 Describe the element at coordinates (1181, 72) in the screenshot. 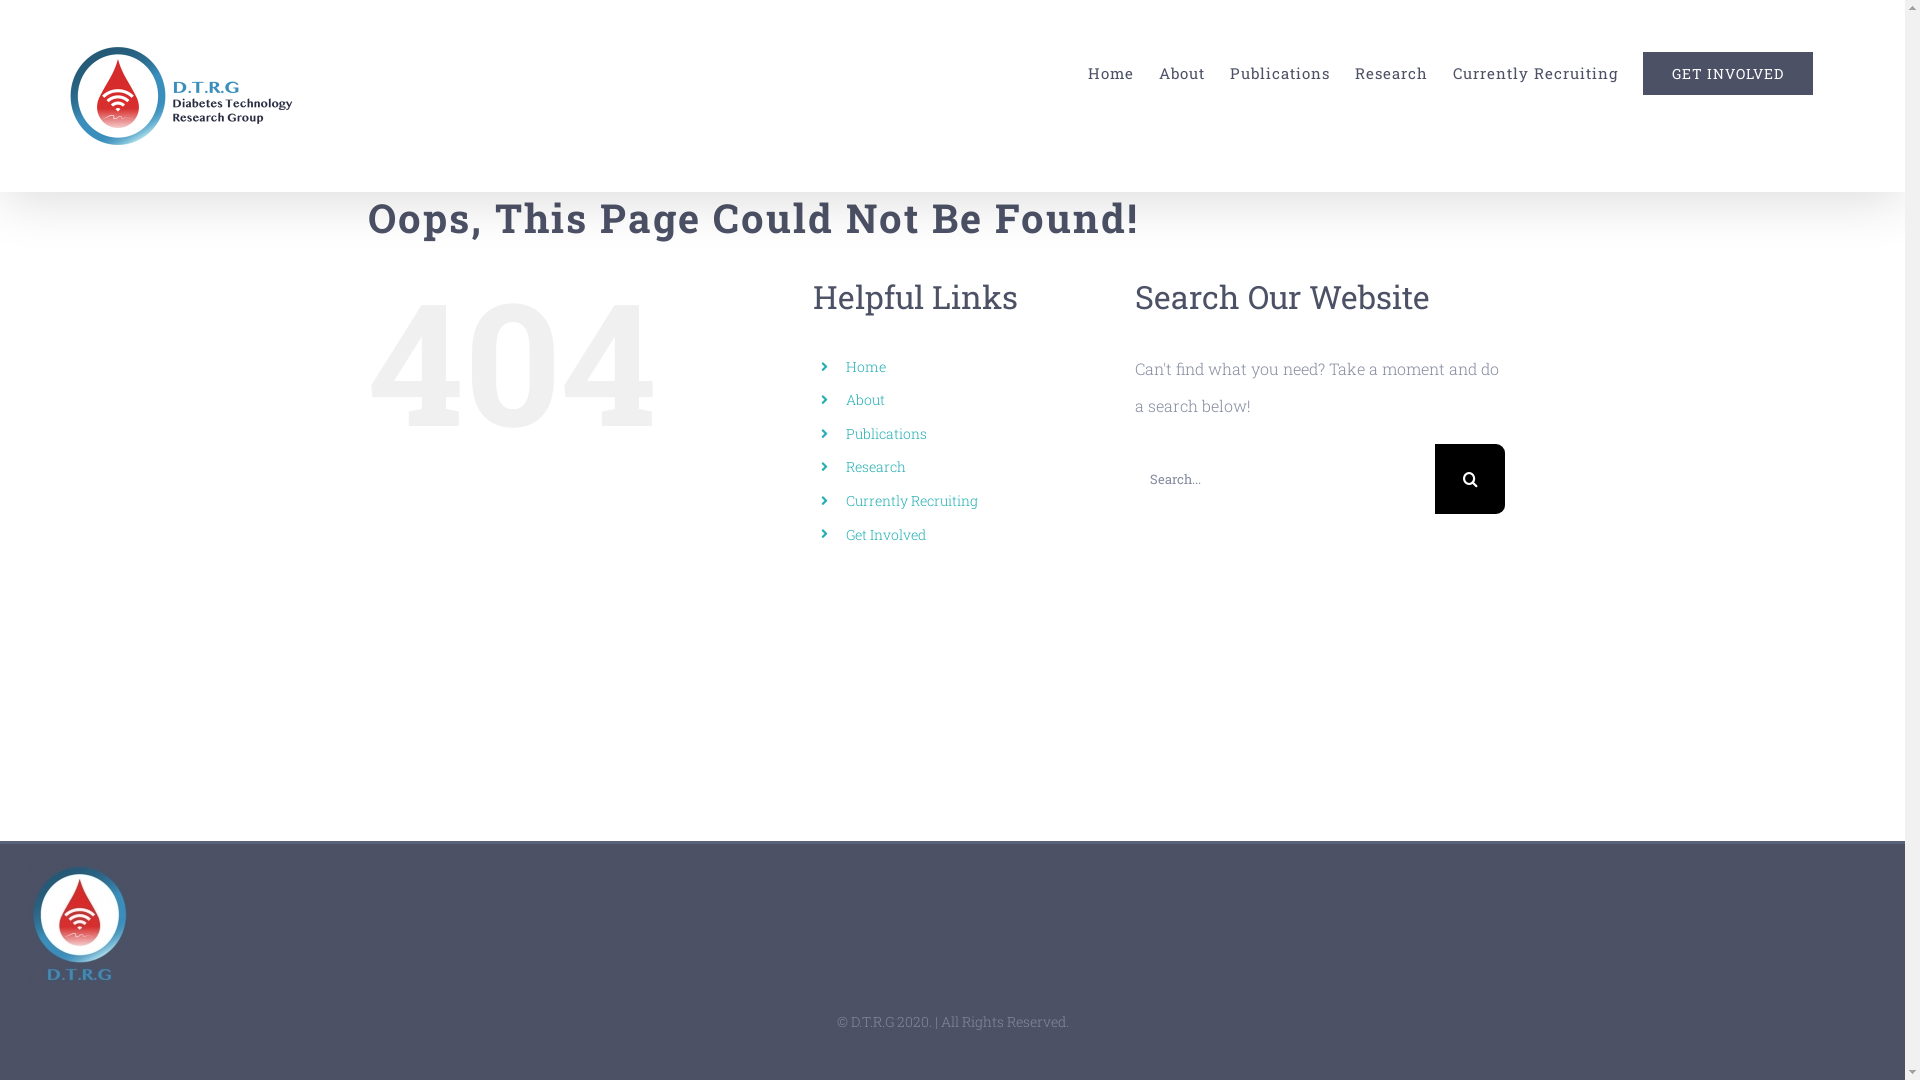

I see `'About'` at that location.